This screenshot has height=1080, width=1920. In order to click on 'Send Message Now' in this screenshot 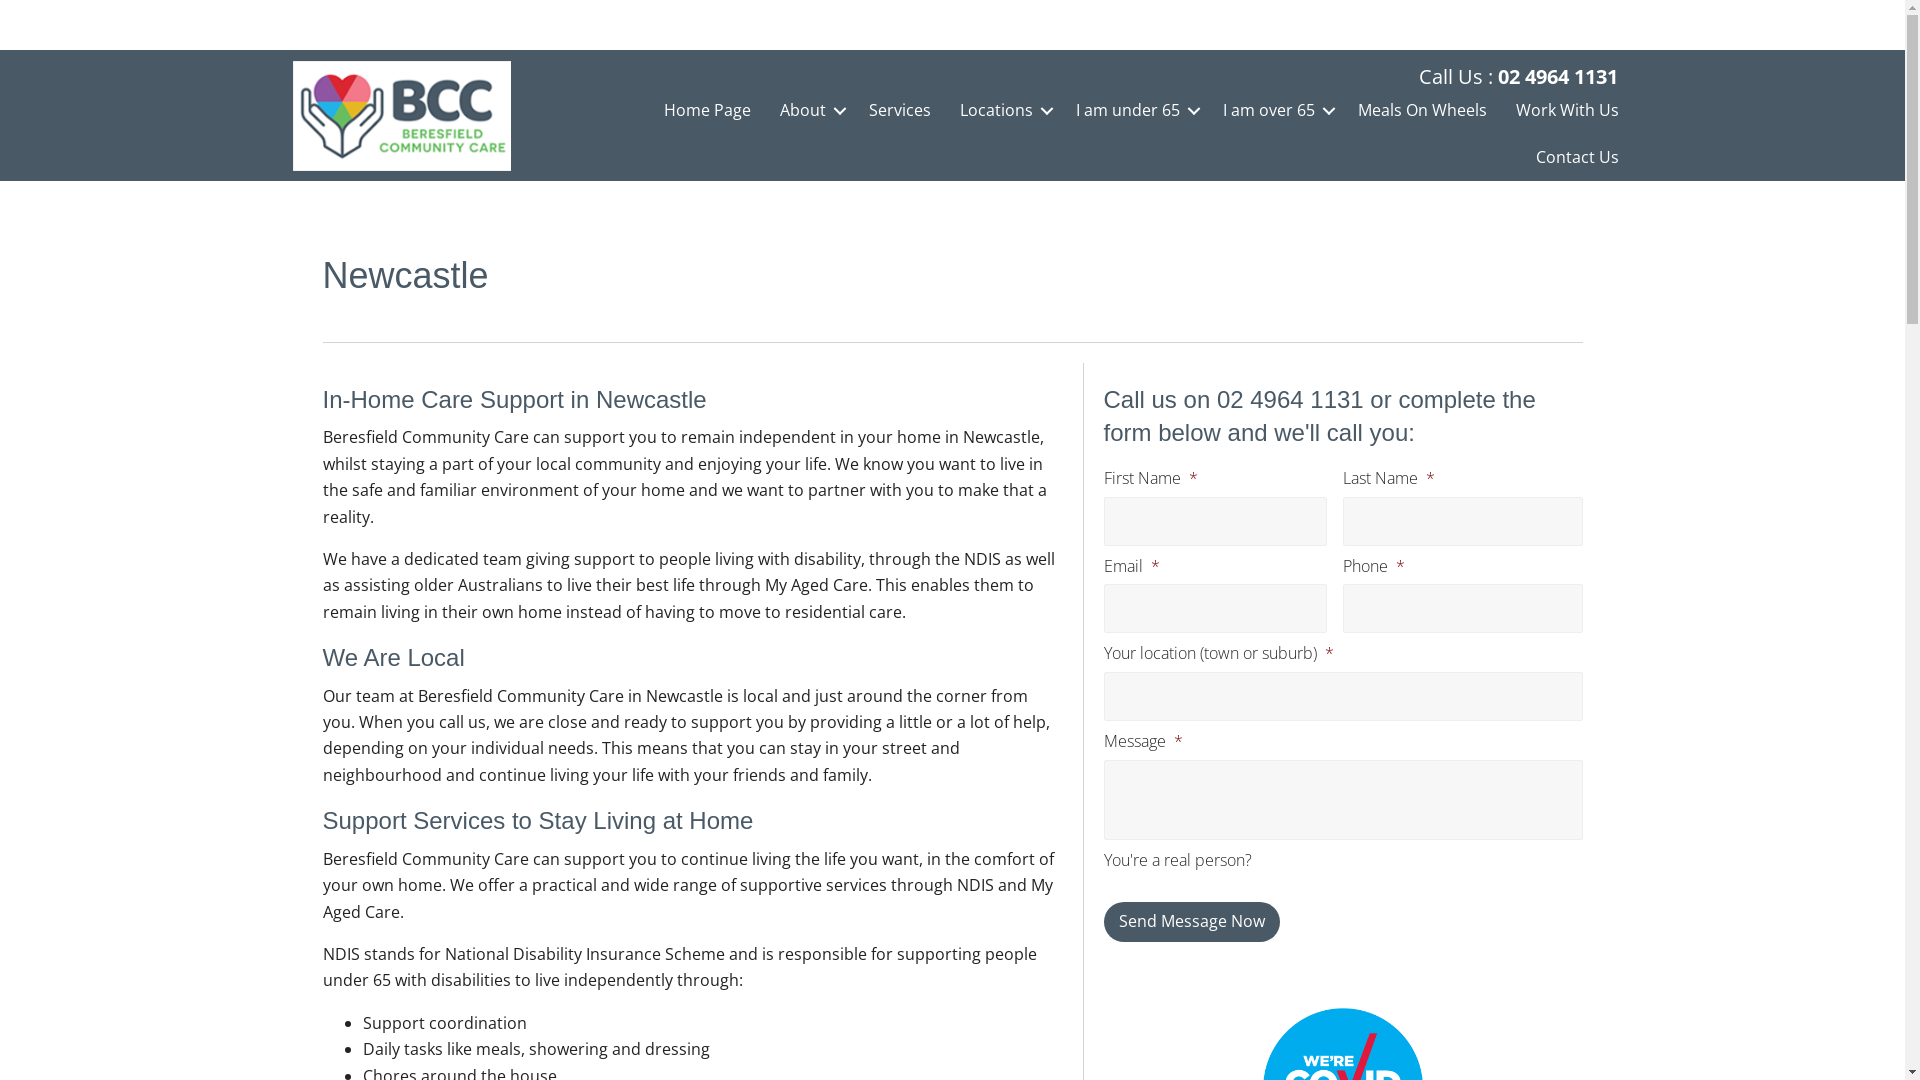, I will do `click(1191, 921)`.